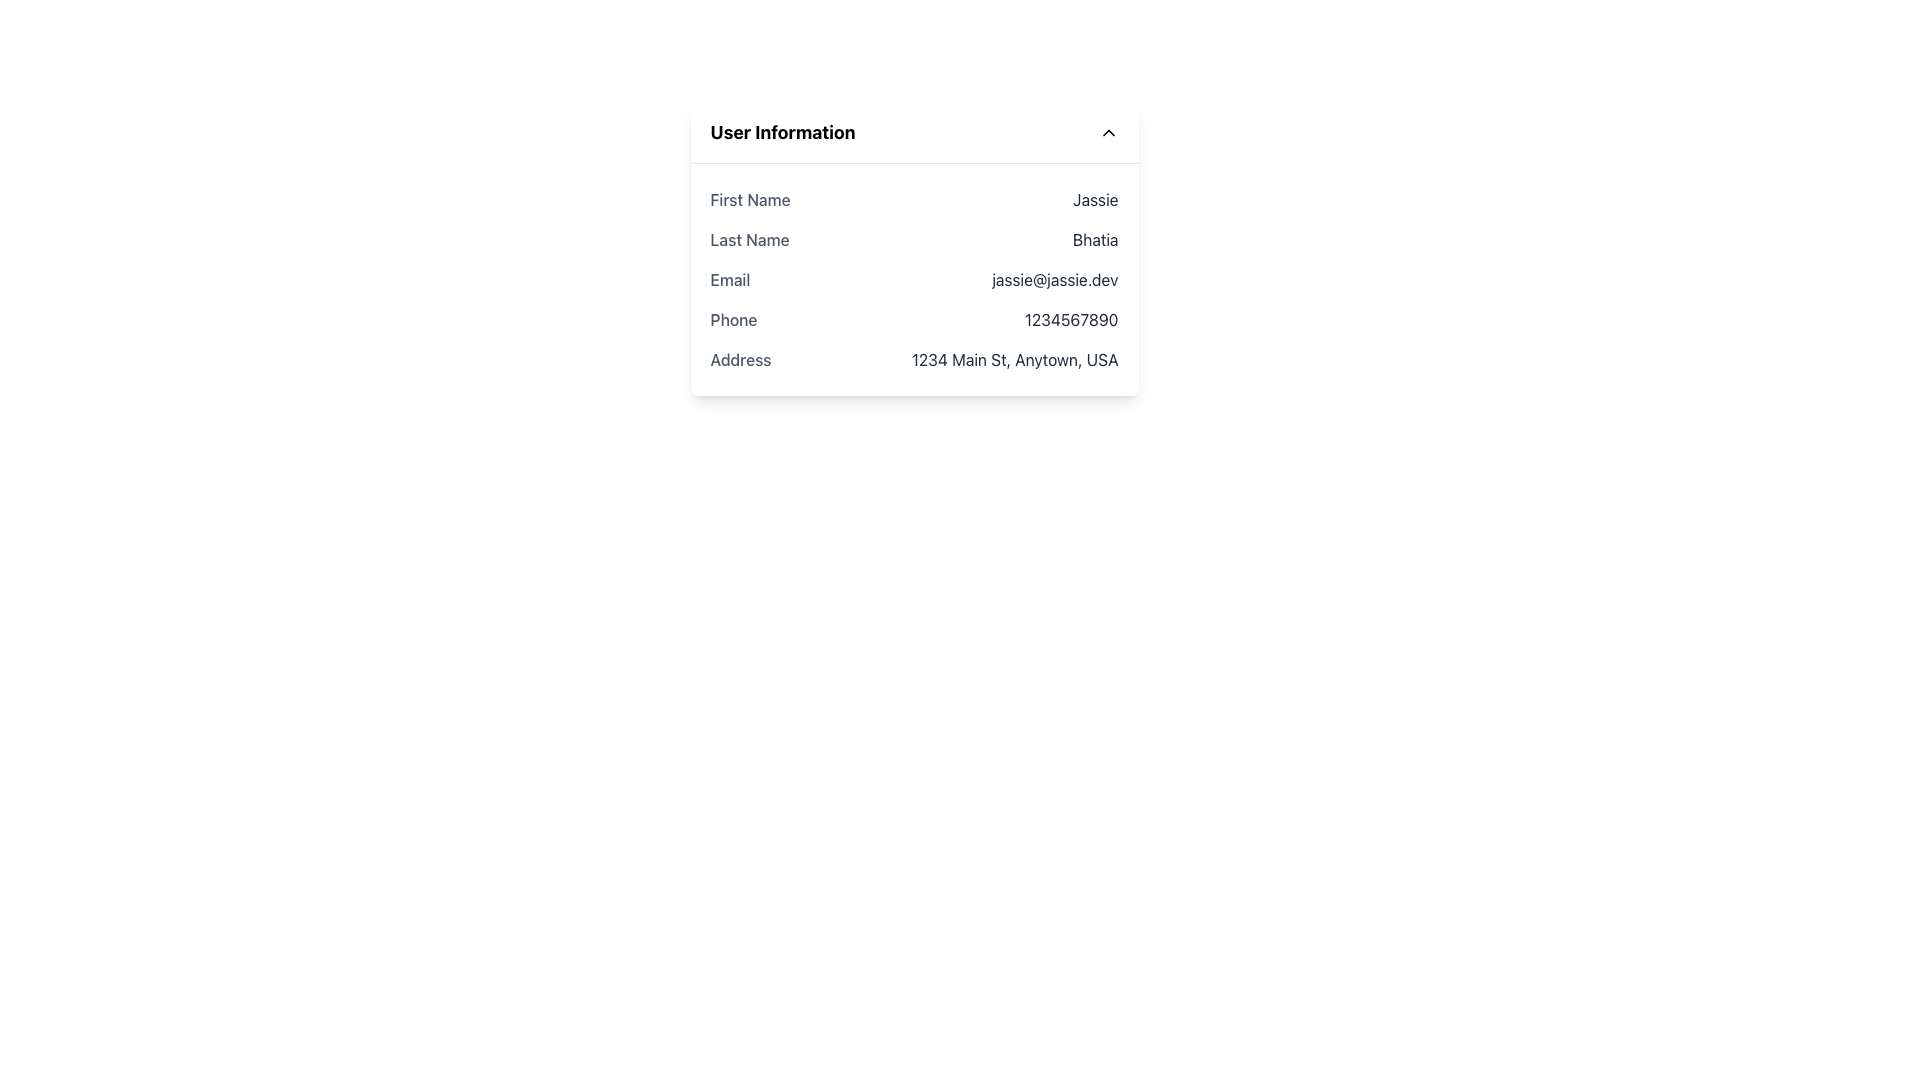 The width and height of the screenshot is (1920, 1080). I want to click on the text label displaying 'Bhatia', which is located to the right of the 'Last Name' label in the 'User Information' panel, so click(1094, 238).